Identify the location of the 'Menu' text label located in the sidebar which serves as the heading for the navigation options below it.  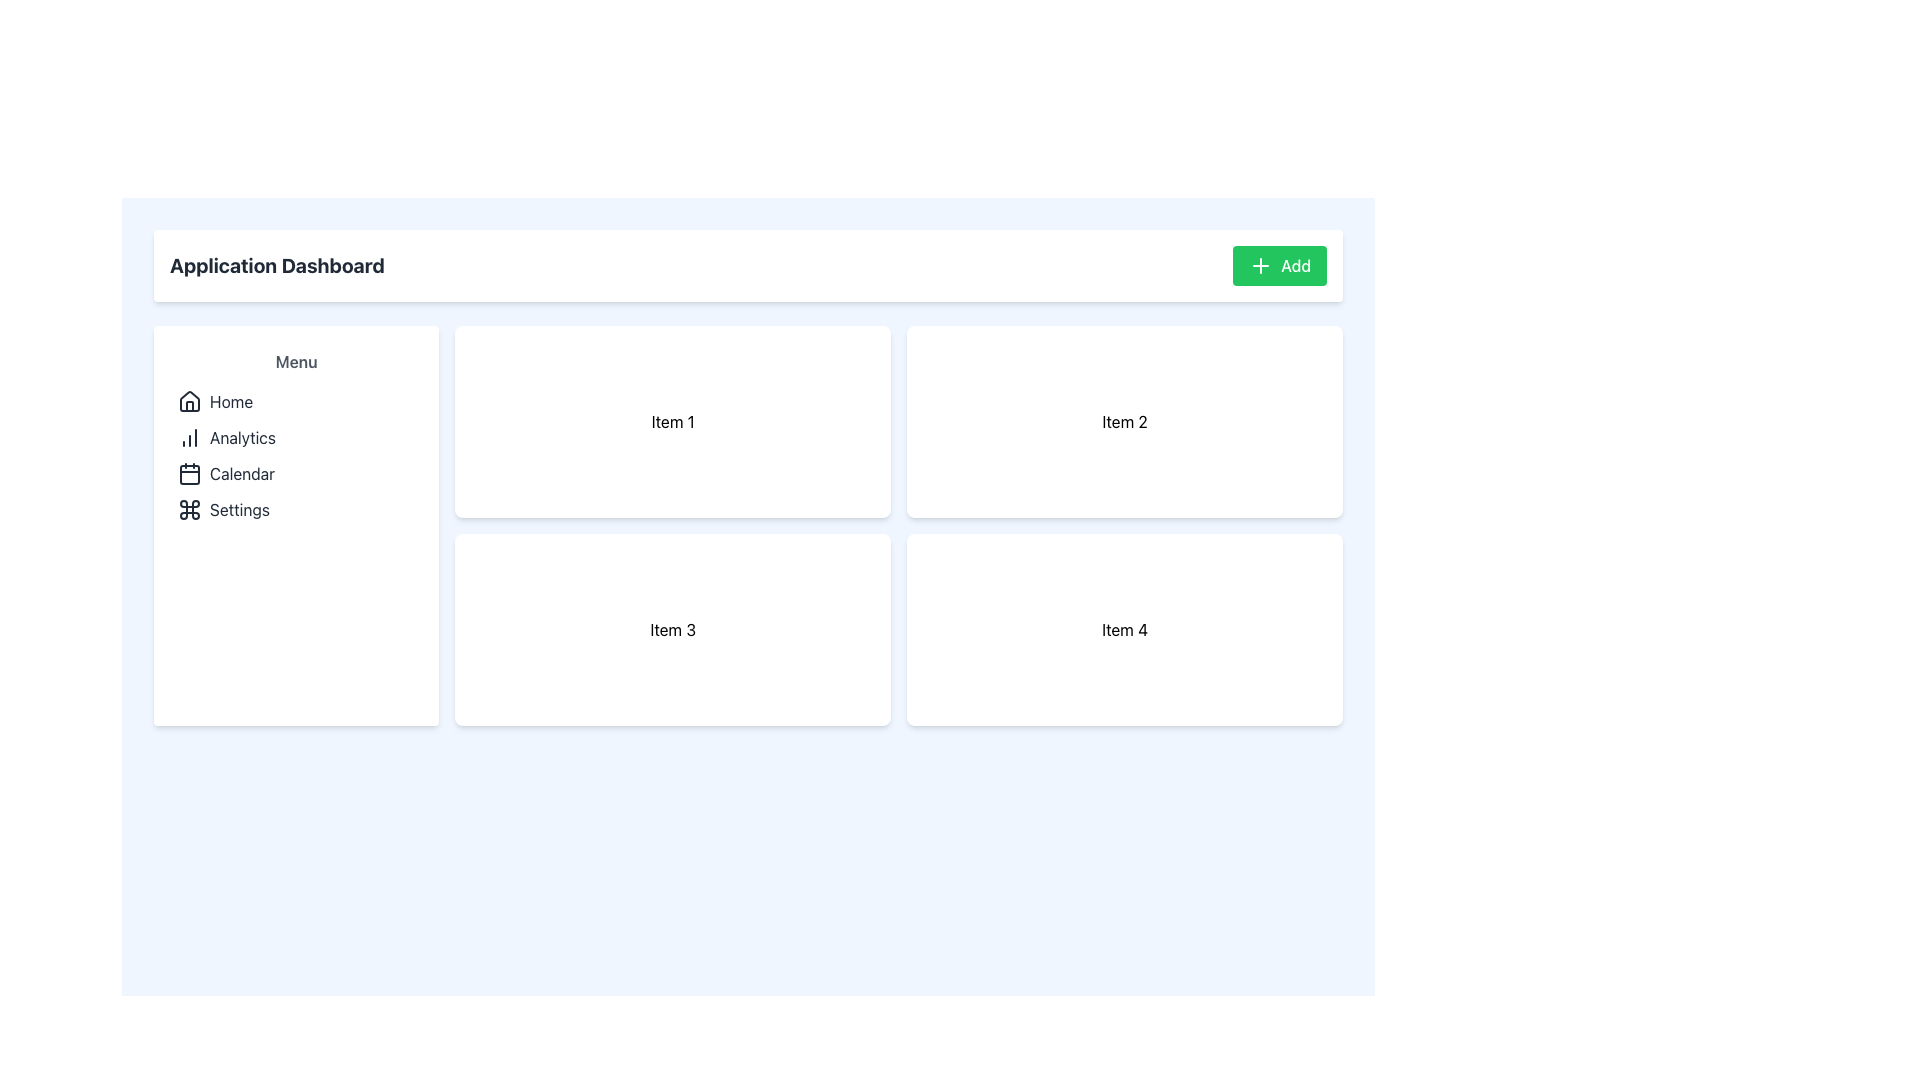
(295, 362).